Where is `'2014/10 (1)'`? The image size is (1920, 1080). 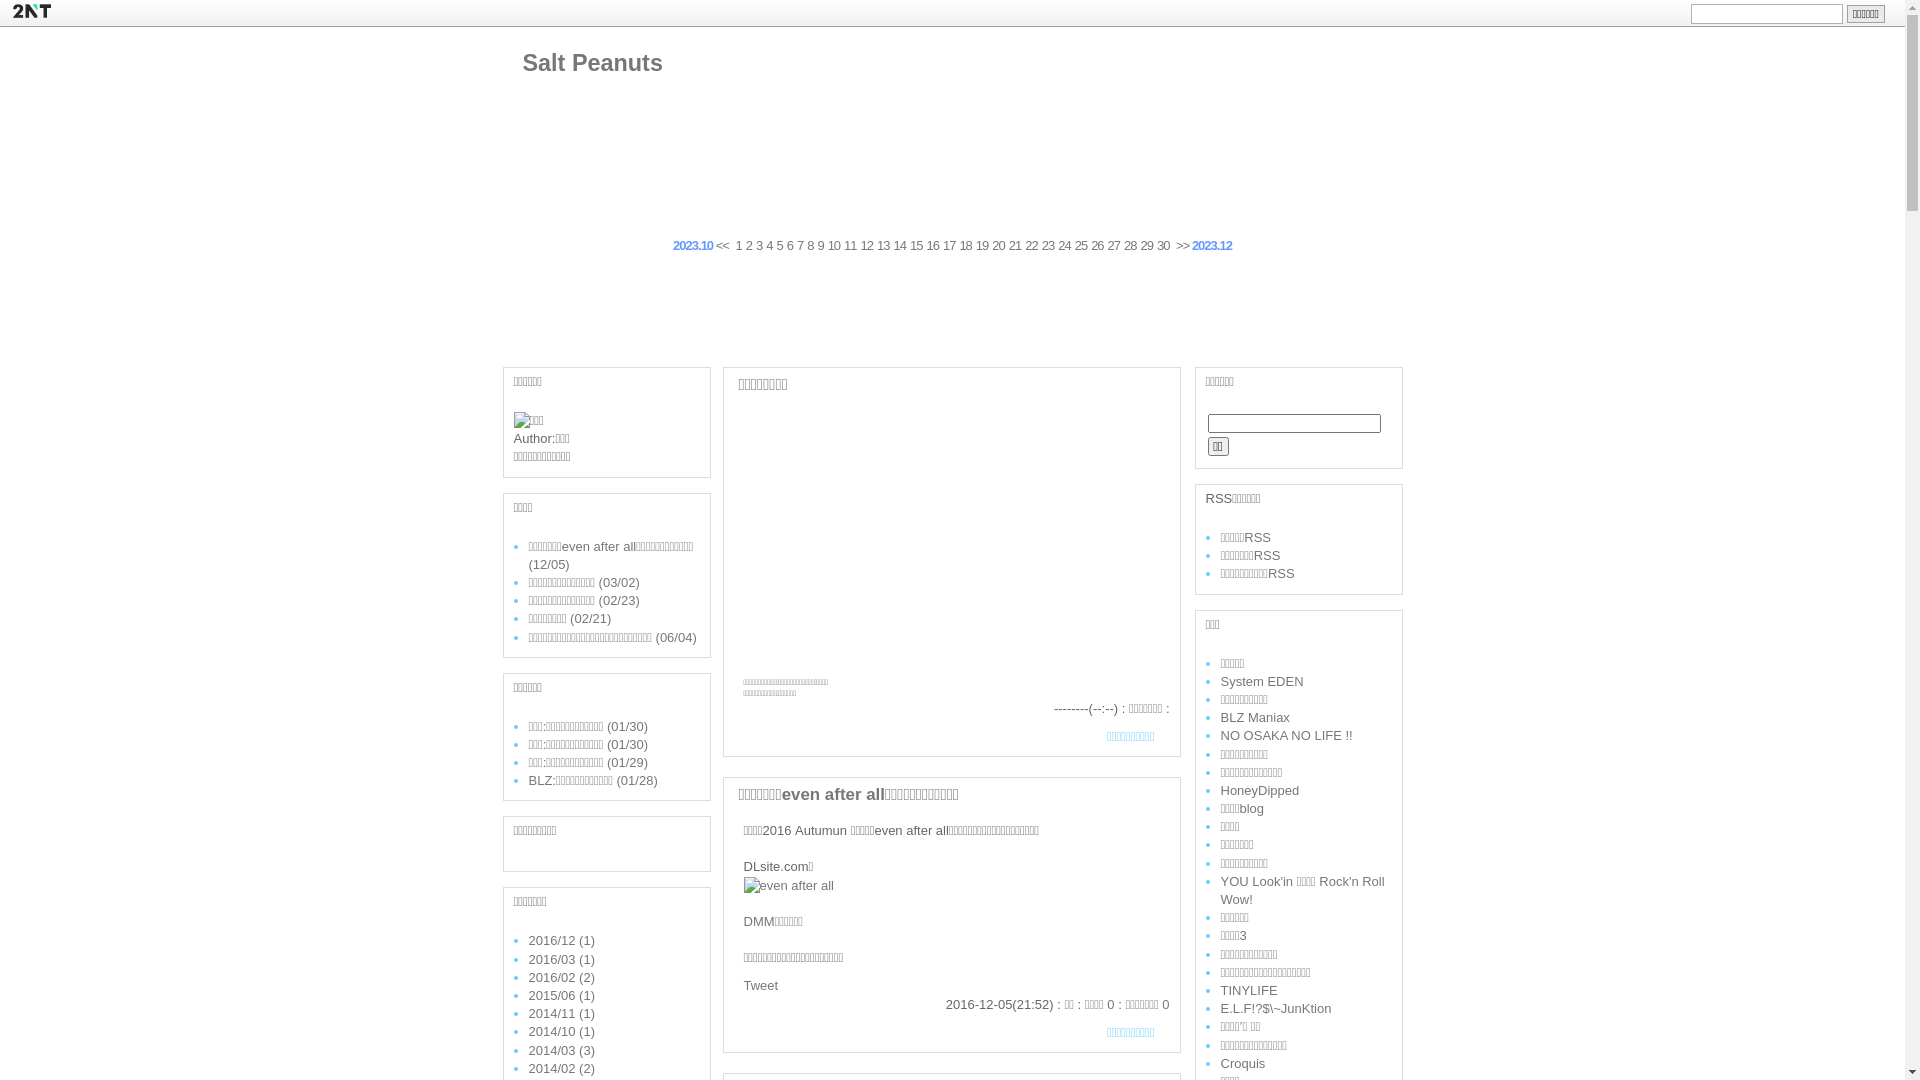 '2014/10 (1)' is located at coordinates (560, 1031).